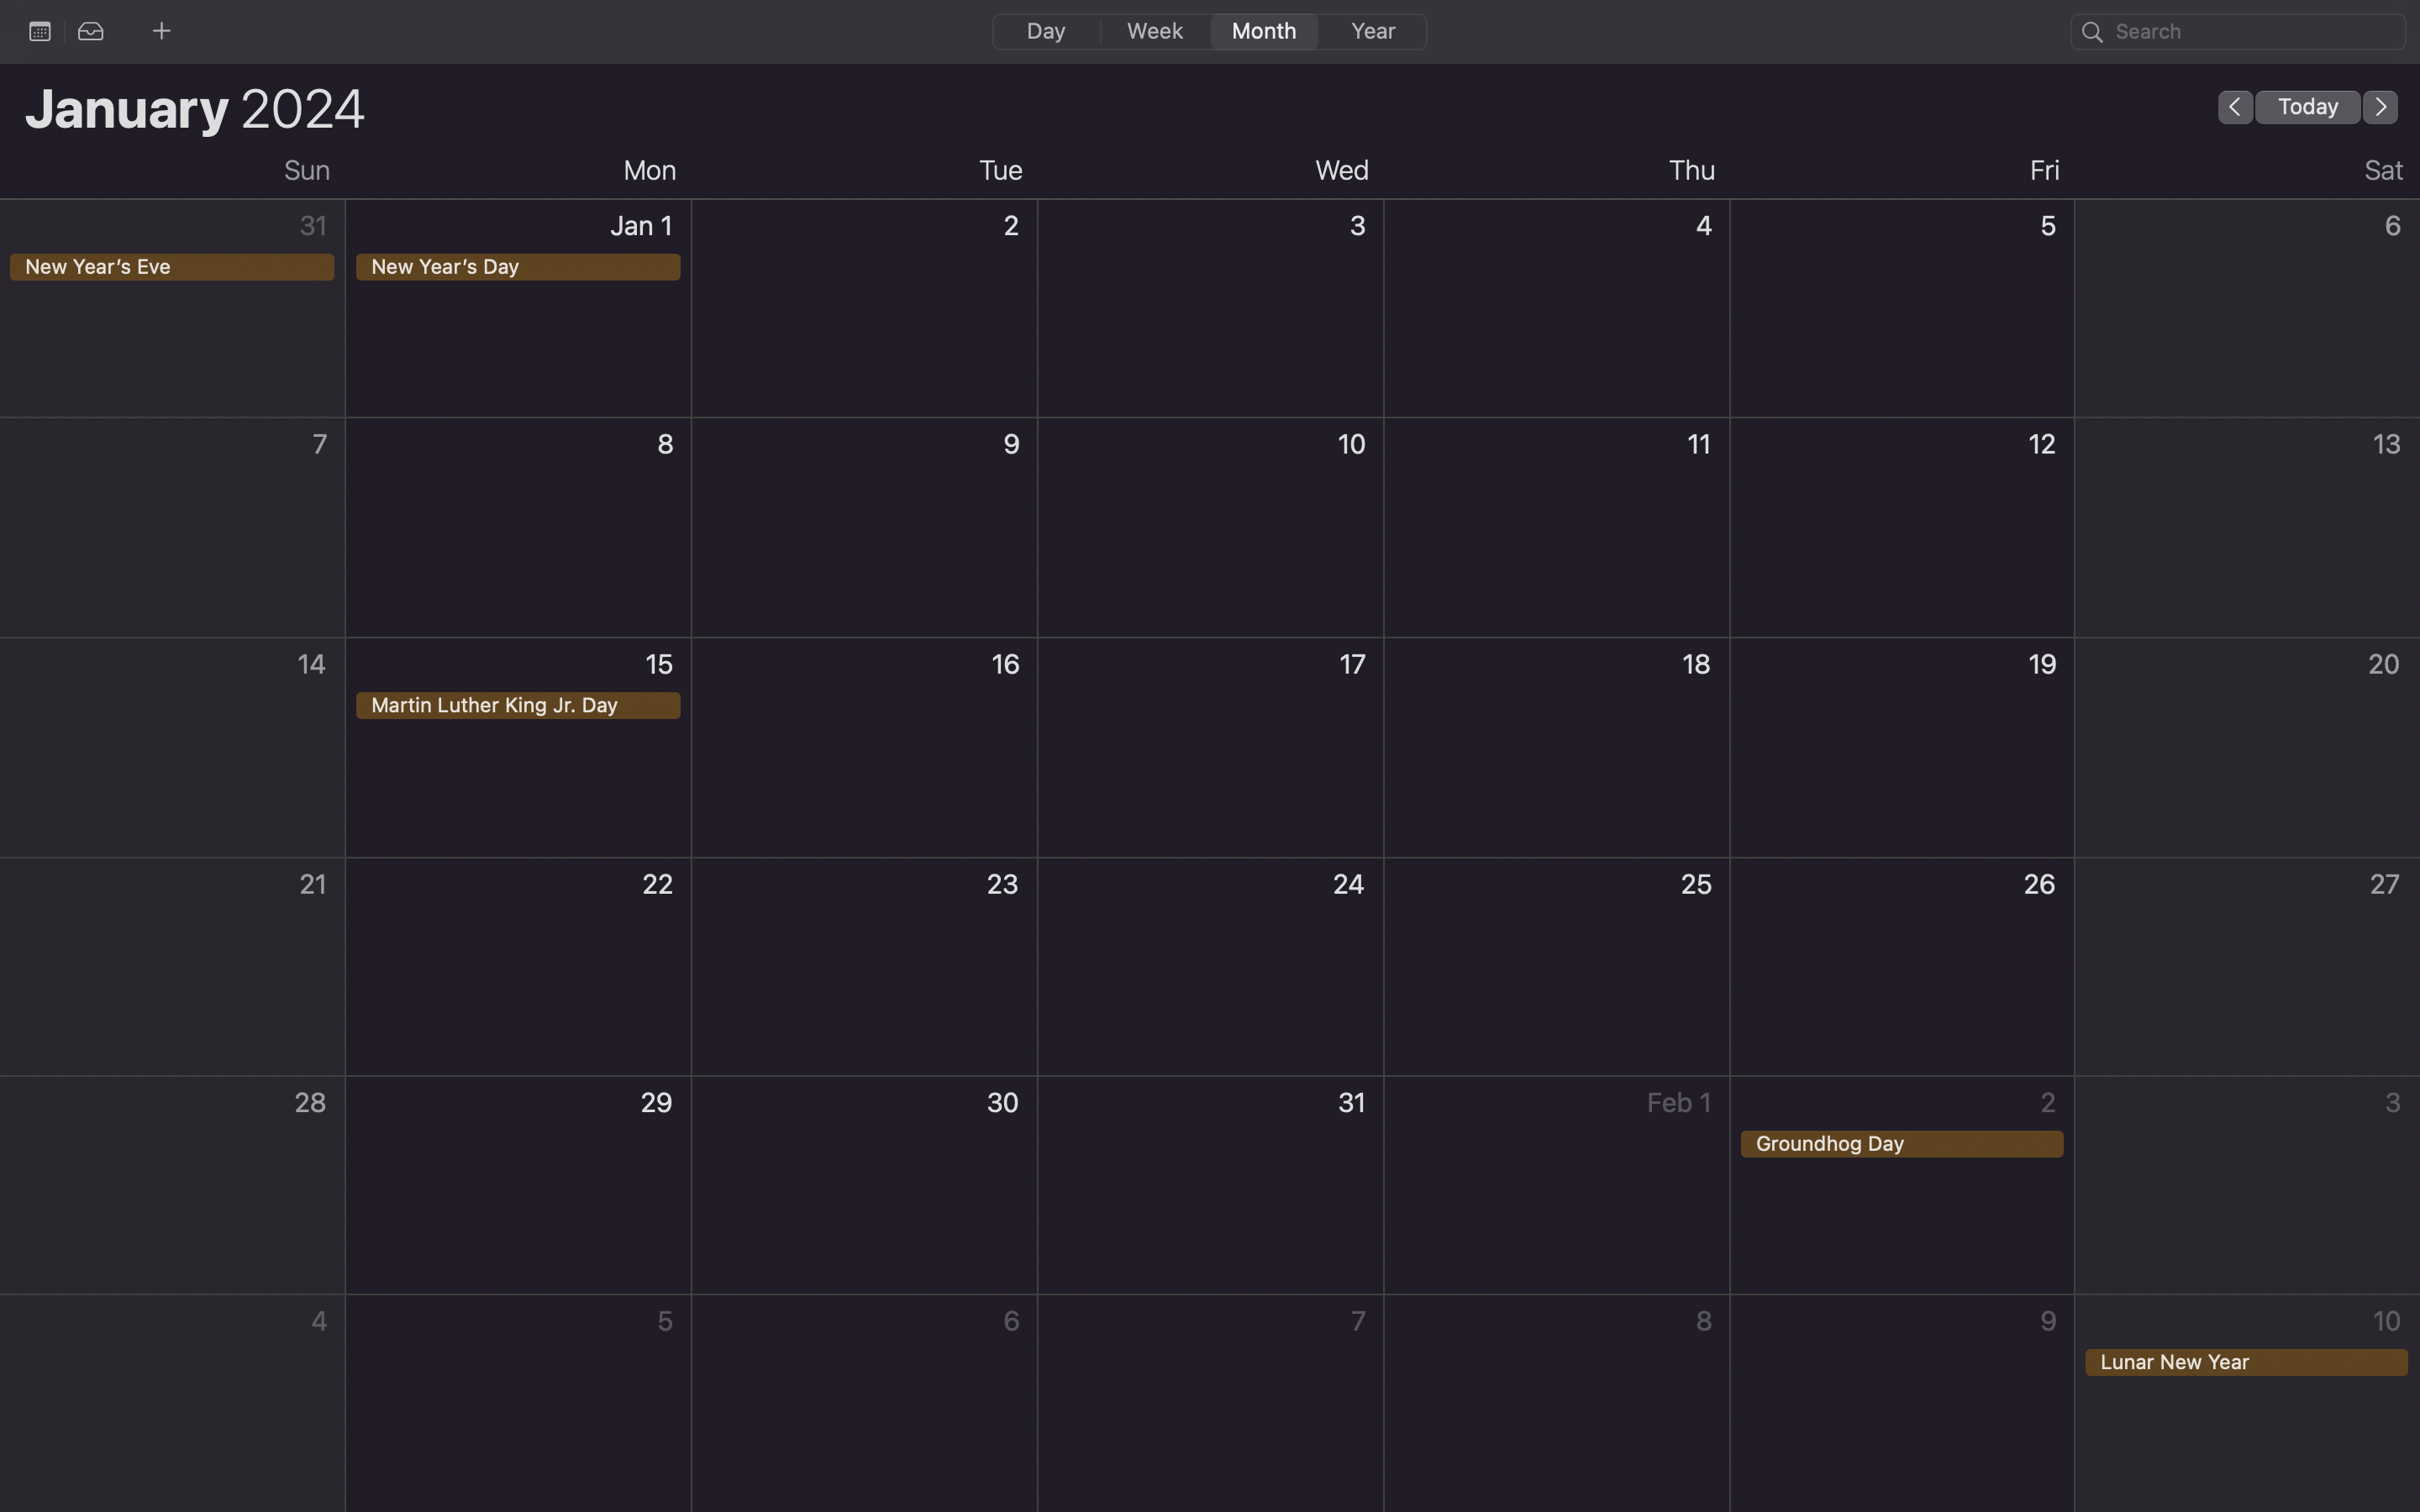  Describe the element at coordinates (1260, 30) in the screenshot. I see `View the calendar in monthly format` at that location.